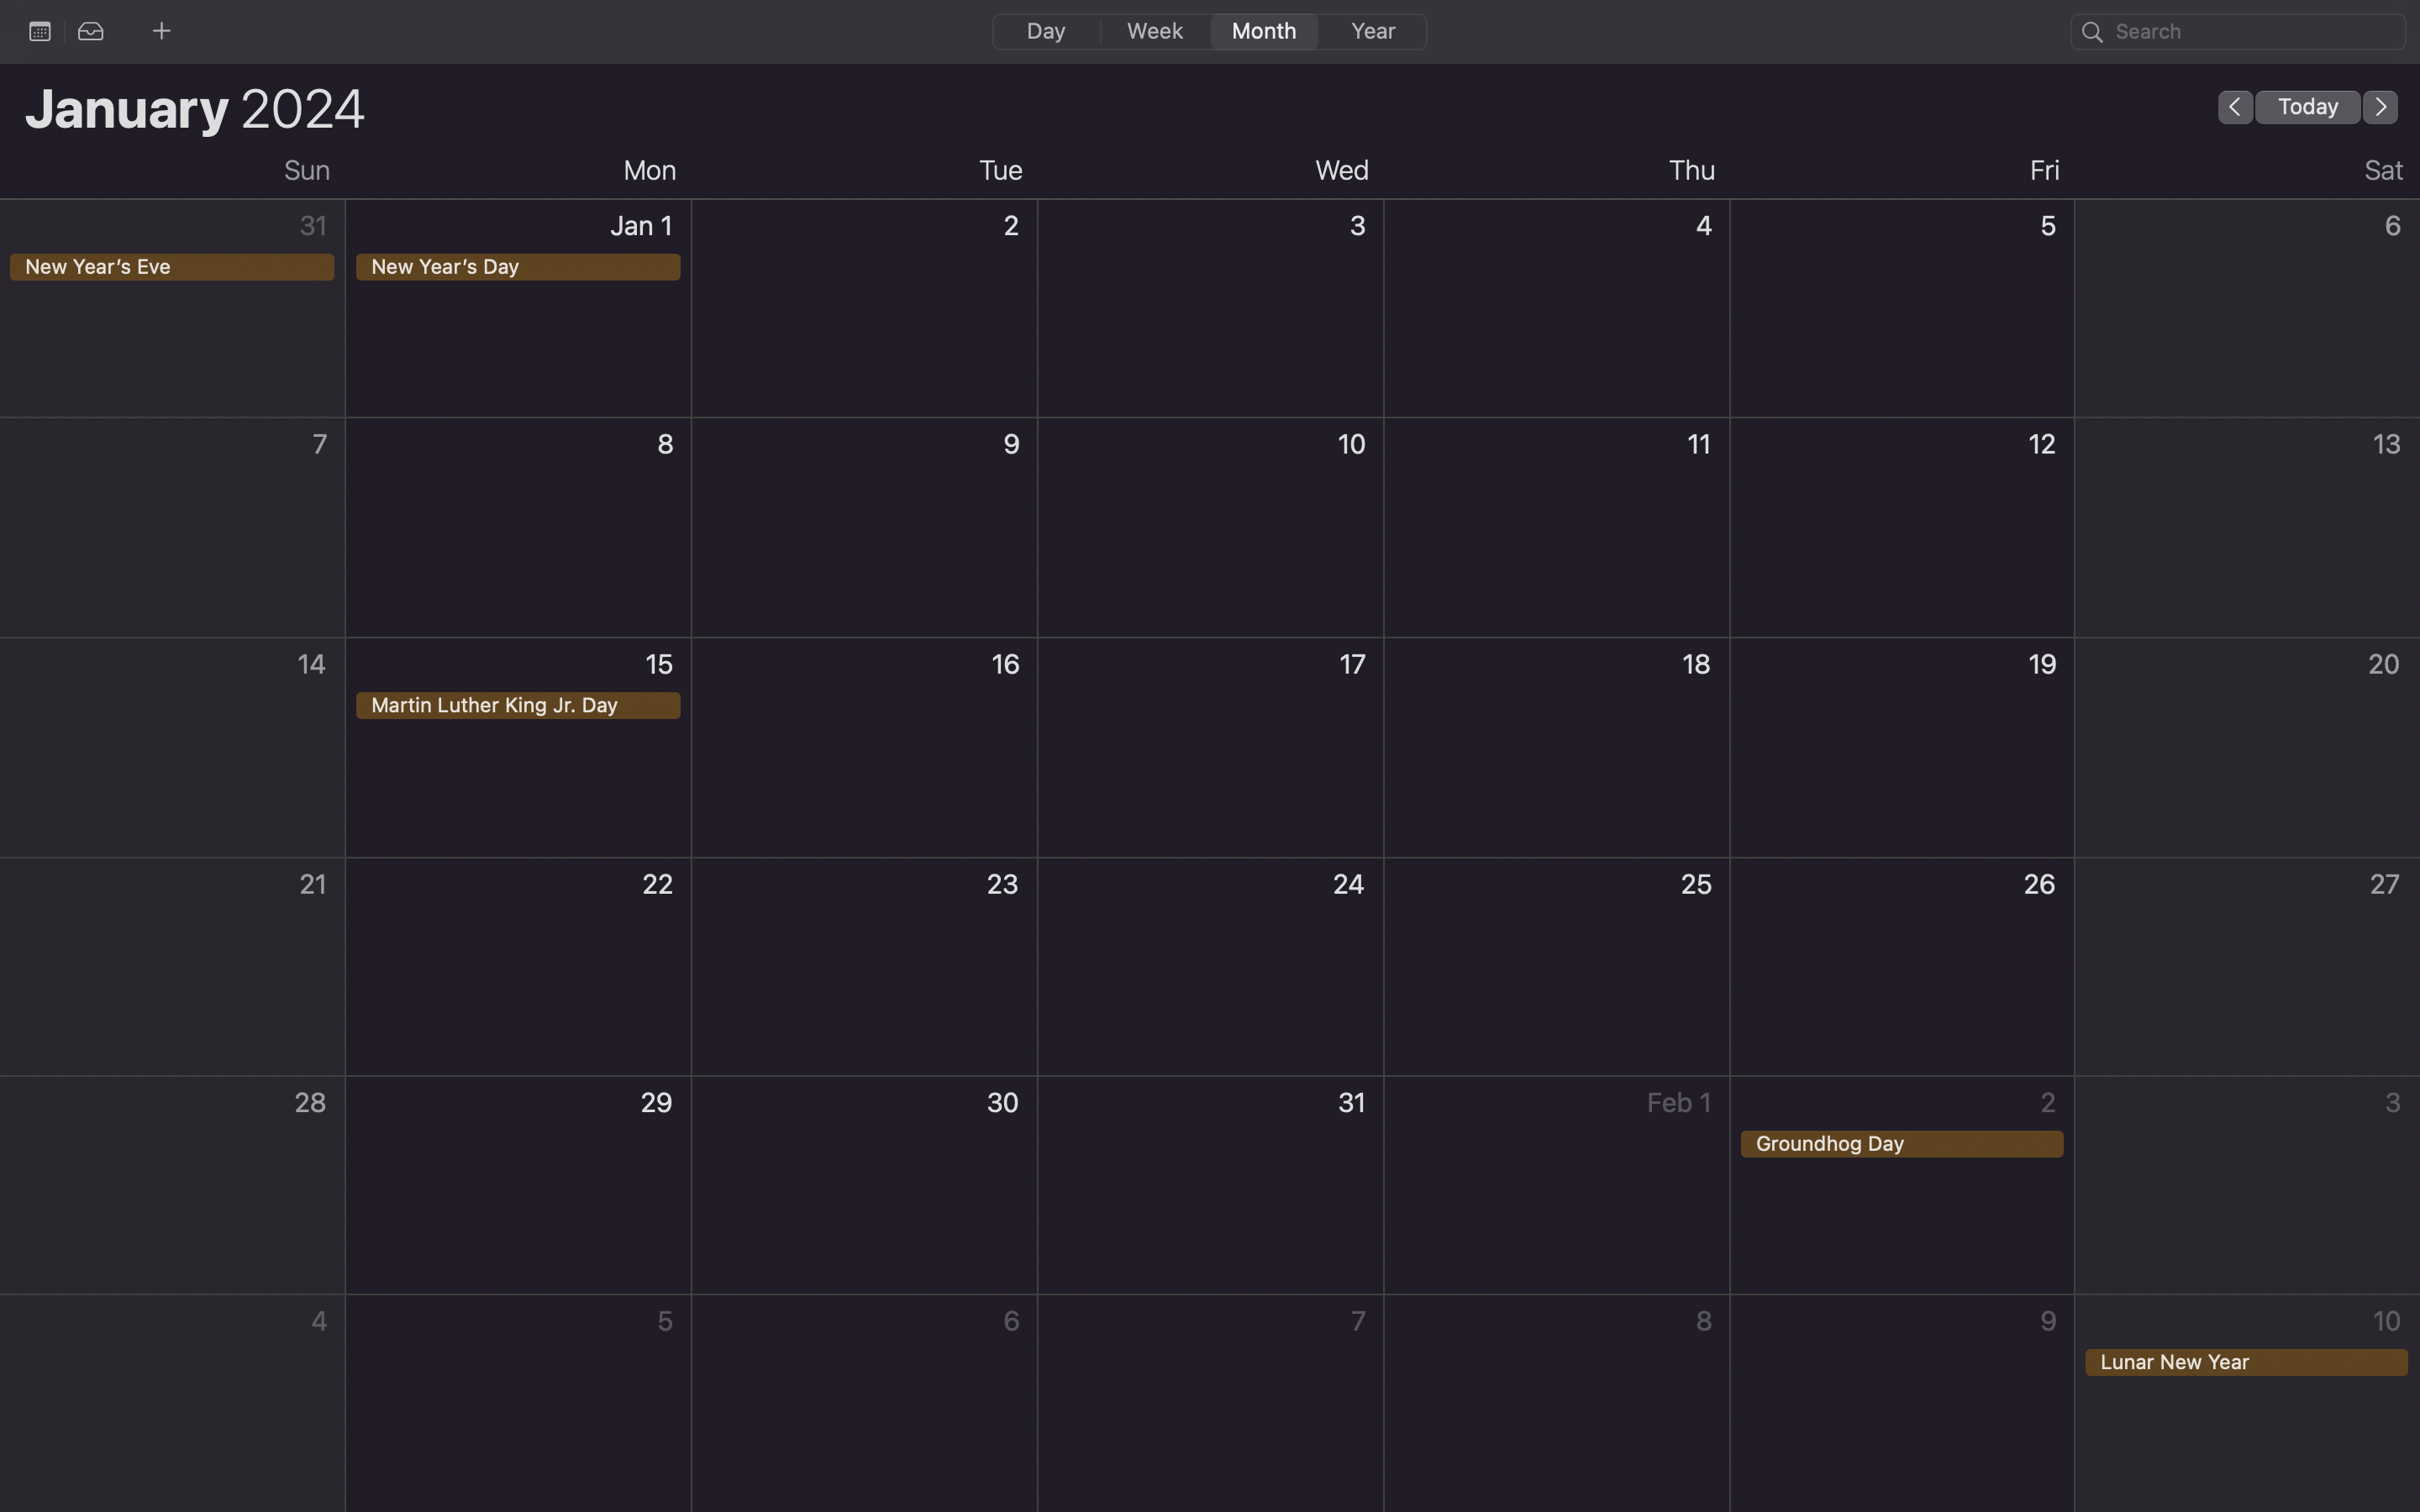  Describe the element at coordinates (1260, 30) in the screenshot. I see `View the calendar in monthly format` at that location.